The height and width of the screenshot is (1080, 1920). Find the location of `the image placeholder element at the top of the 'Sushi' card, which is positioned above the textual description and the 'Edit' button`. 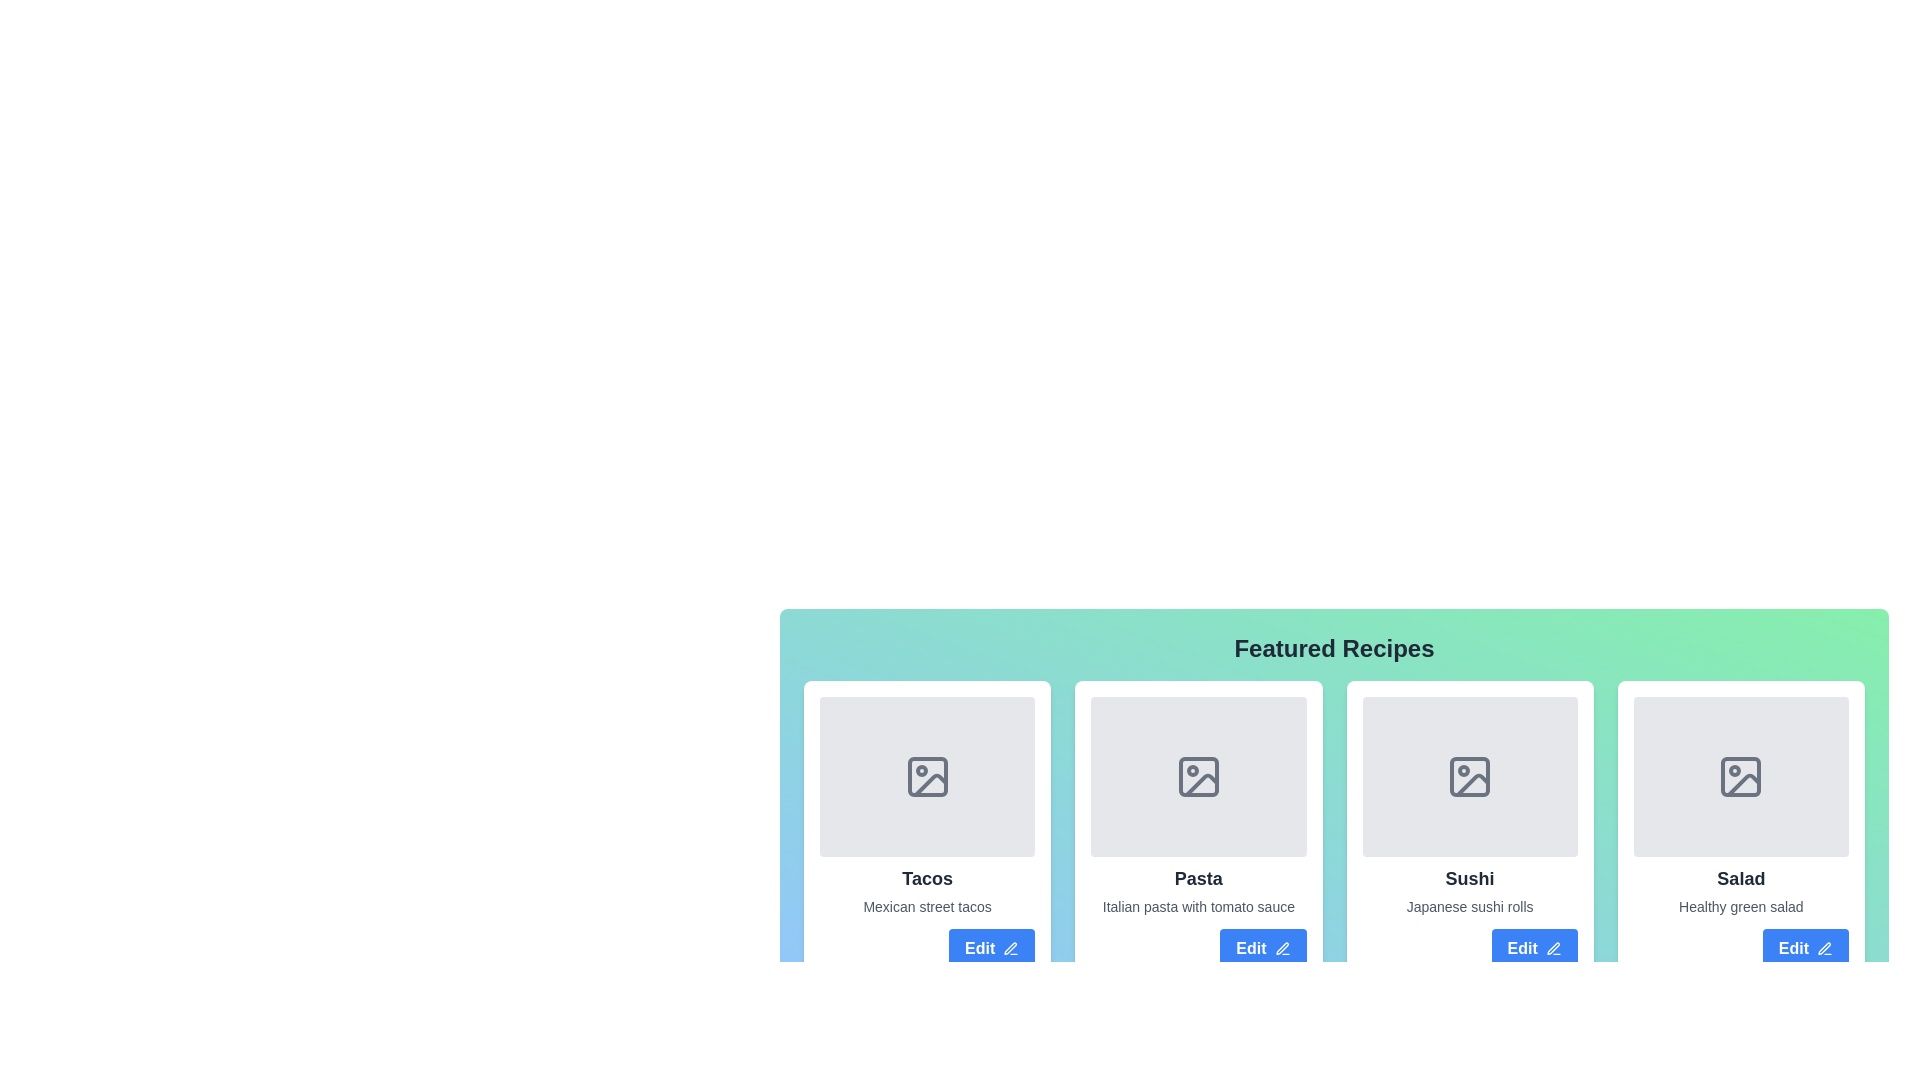

the image placeholder element at the top of the 'Sushi' card, which is positioned above the textual description and the 'Edit' button is located at coordinates (1470, 775).